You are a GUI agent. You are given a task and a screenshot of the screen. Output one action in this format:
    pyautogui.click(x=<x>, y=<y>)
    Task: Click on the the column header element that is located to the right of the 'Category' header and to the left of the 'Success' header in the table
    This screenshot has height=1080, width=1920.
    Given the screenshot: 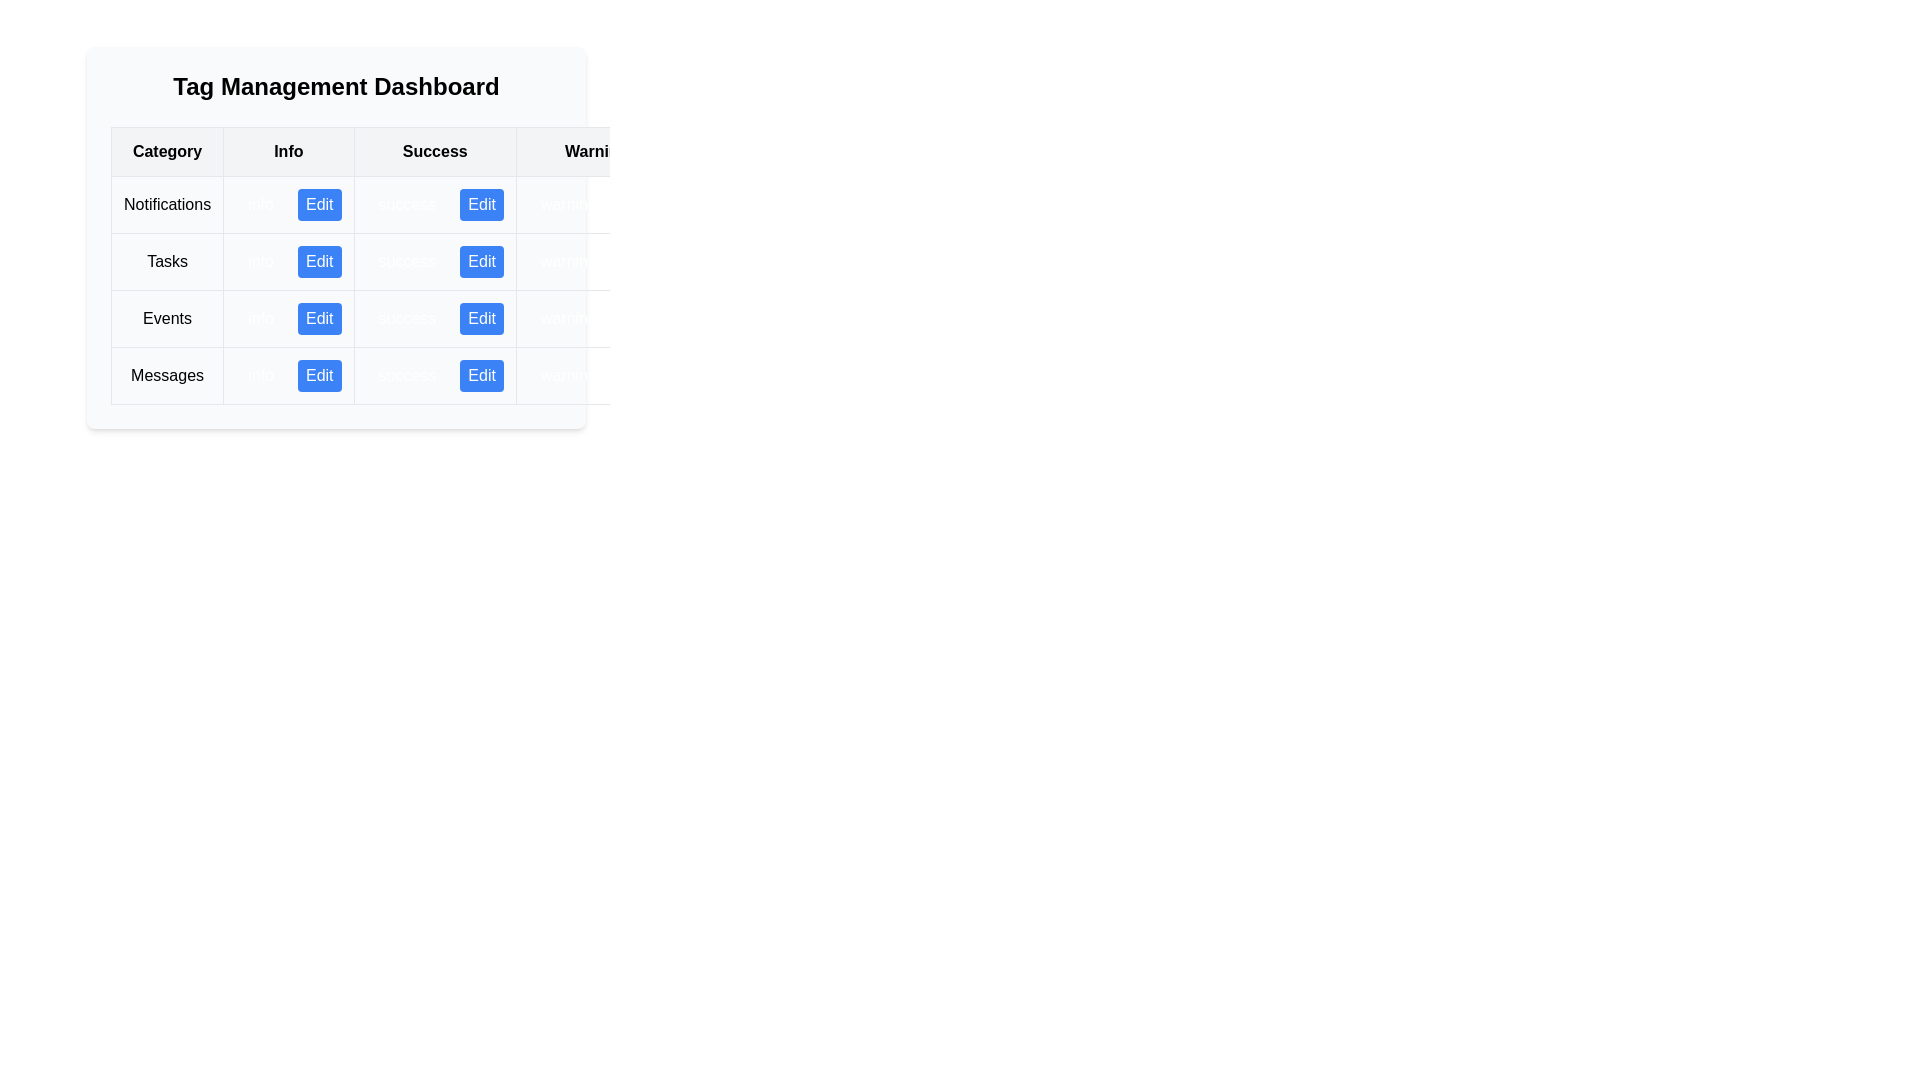 What is the action you would take?
    pyautogui.click(x=287, y=150)
    